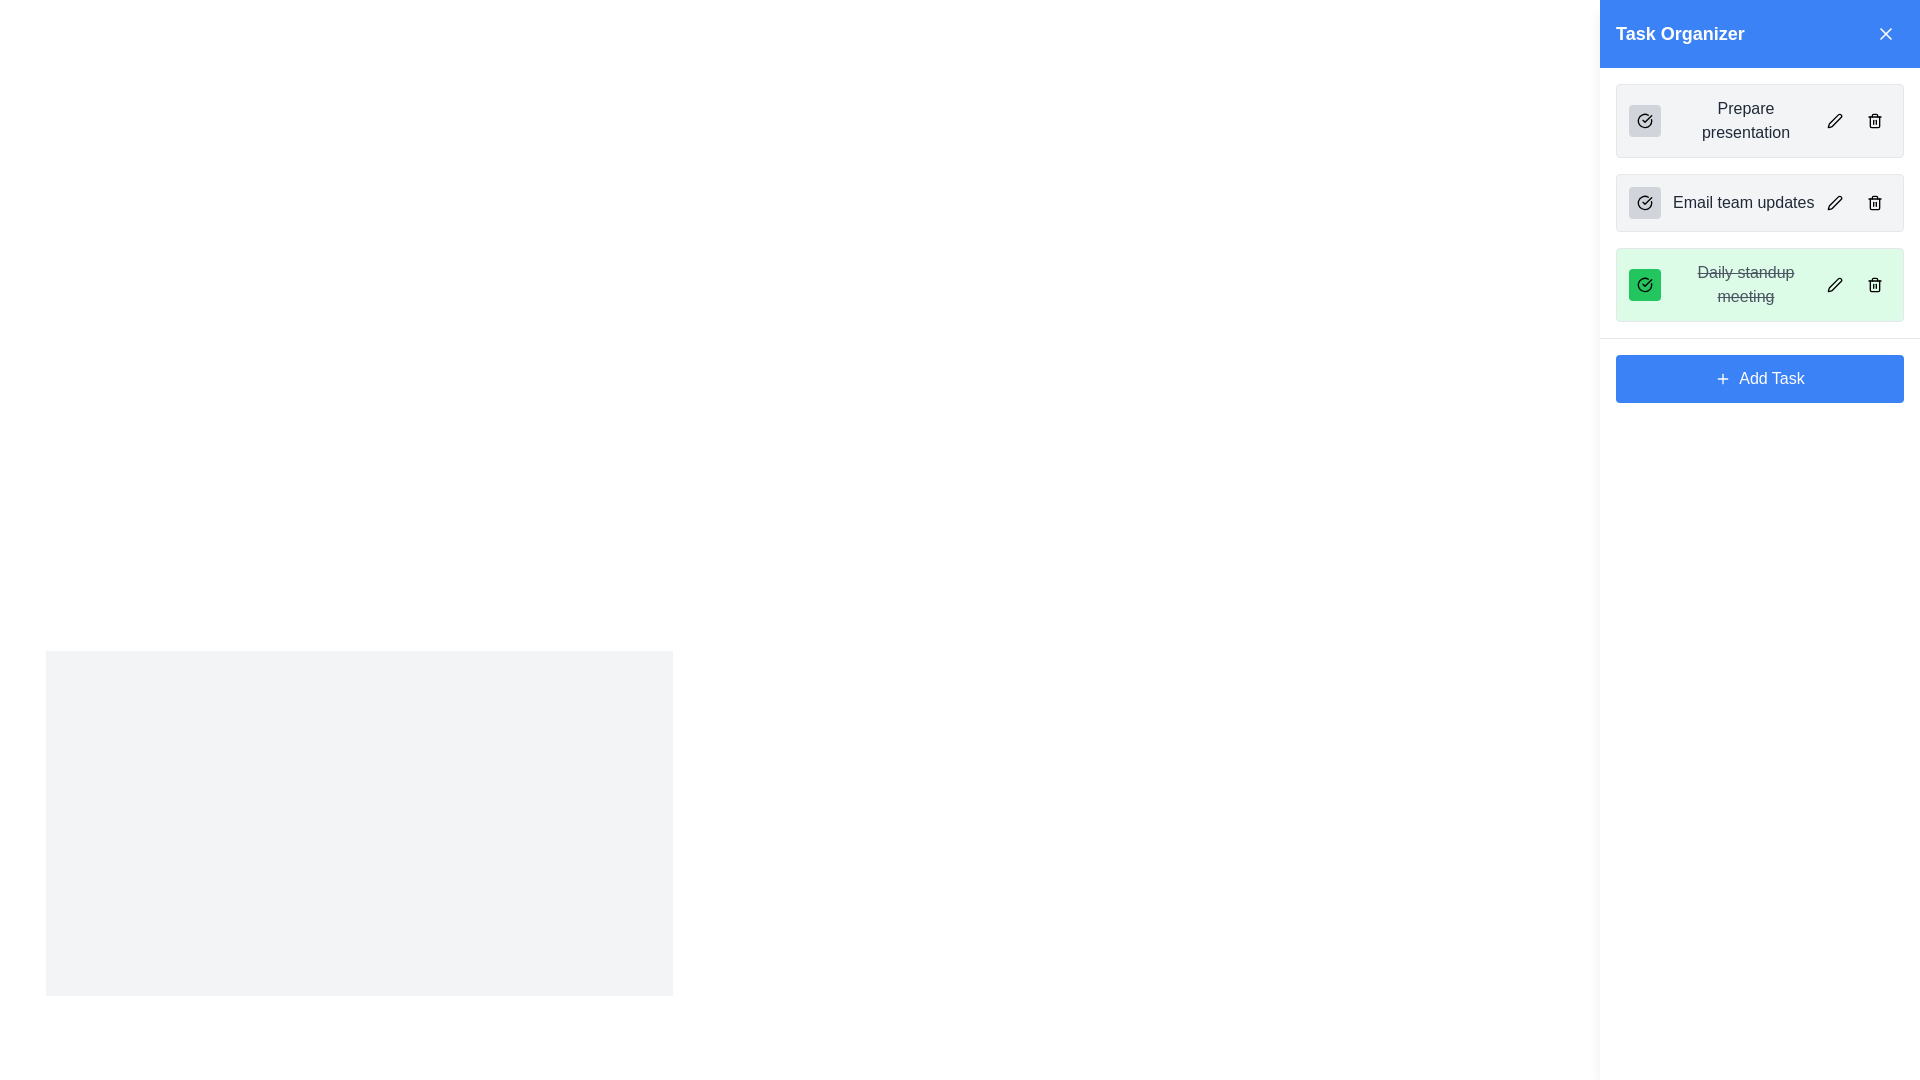 The height and width of the screenshot is (1080, 1920). I want to click on the circular checkmark icon located in the first task row titled 'Prepare presentation' in the task organizer panel, so click(1645, 120).